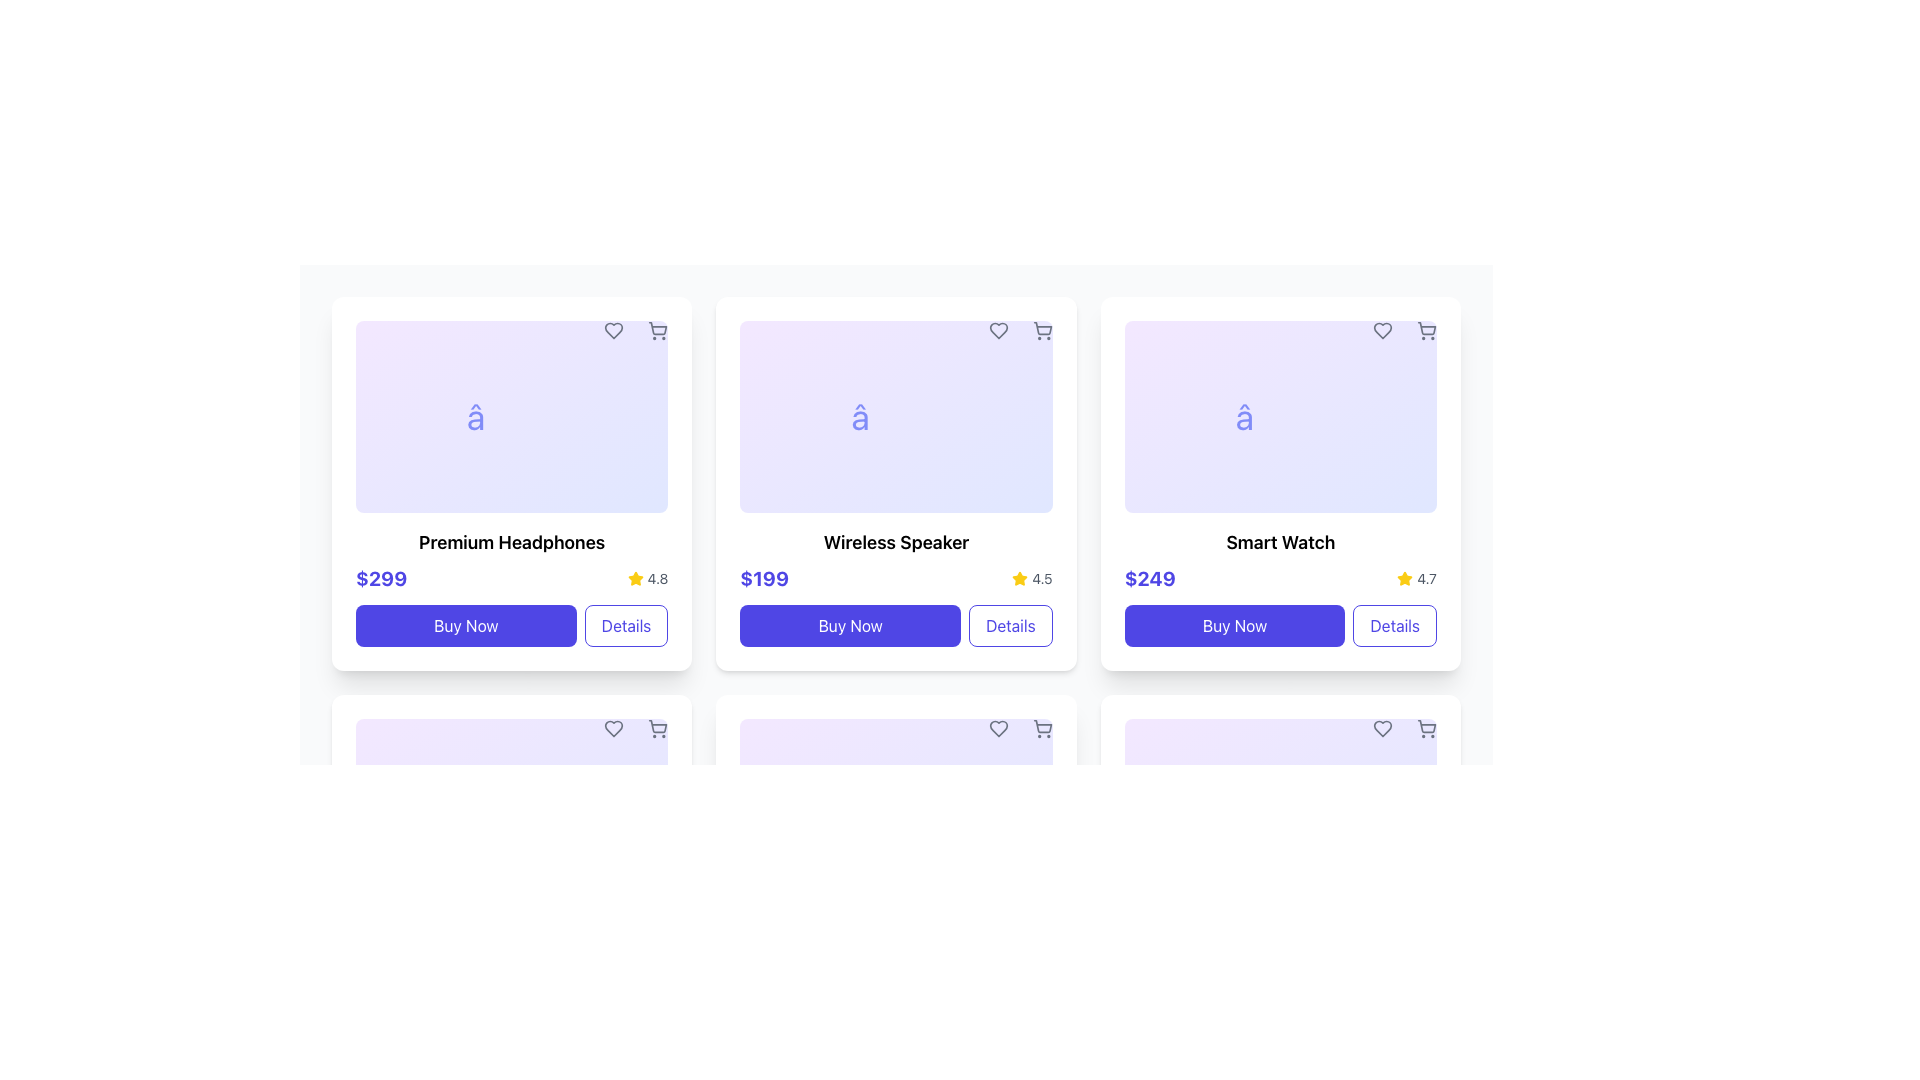 The height and width of the screenshot is (1080, 1920). What do you see at coordinates (850, 624) in the screenshot?
I see `the purchase button located in the second product card (Wireless Speaker) to initiate the purchase process` at bounding box center [850, 624].